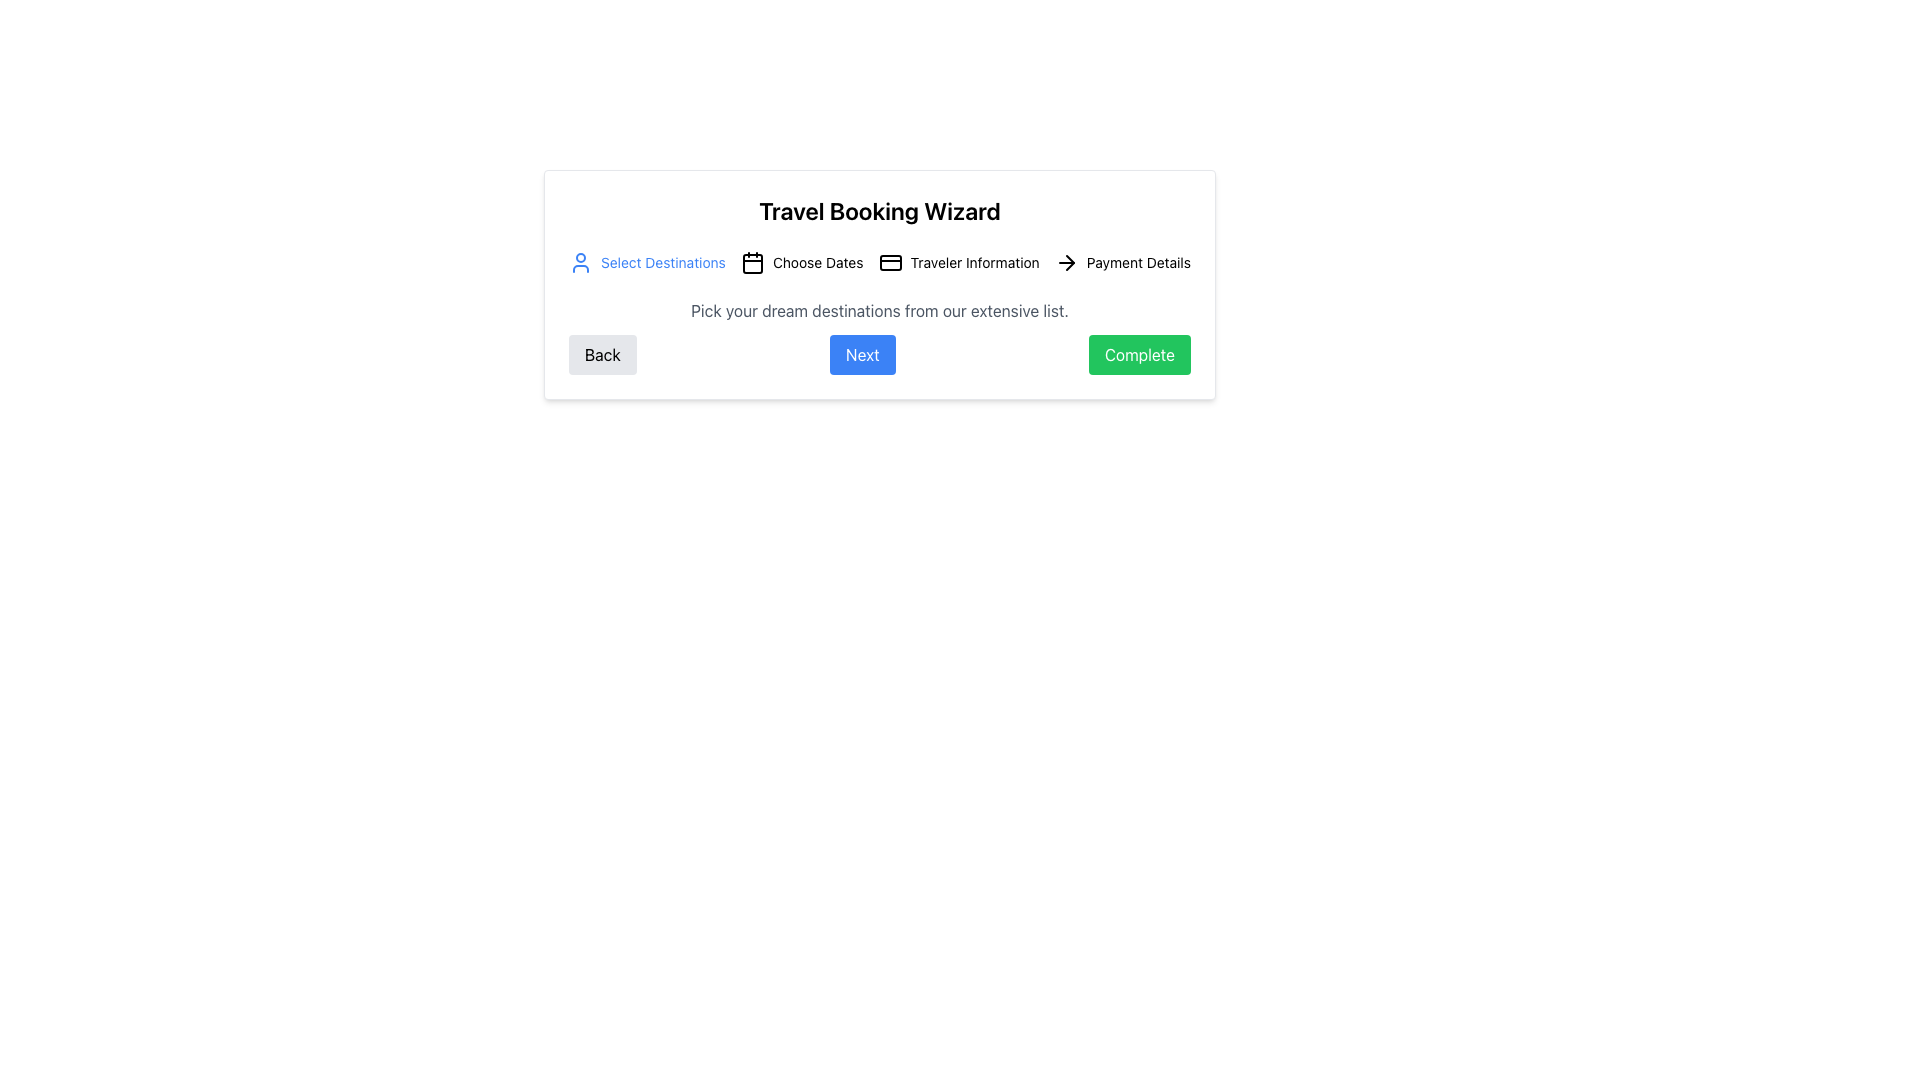  I want to click on the second button in a row of three buttons located centrally between the 'Back' and 'Complete' buttons, so click(862, 353).